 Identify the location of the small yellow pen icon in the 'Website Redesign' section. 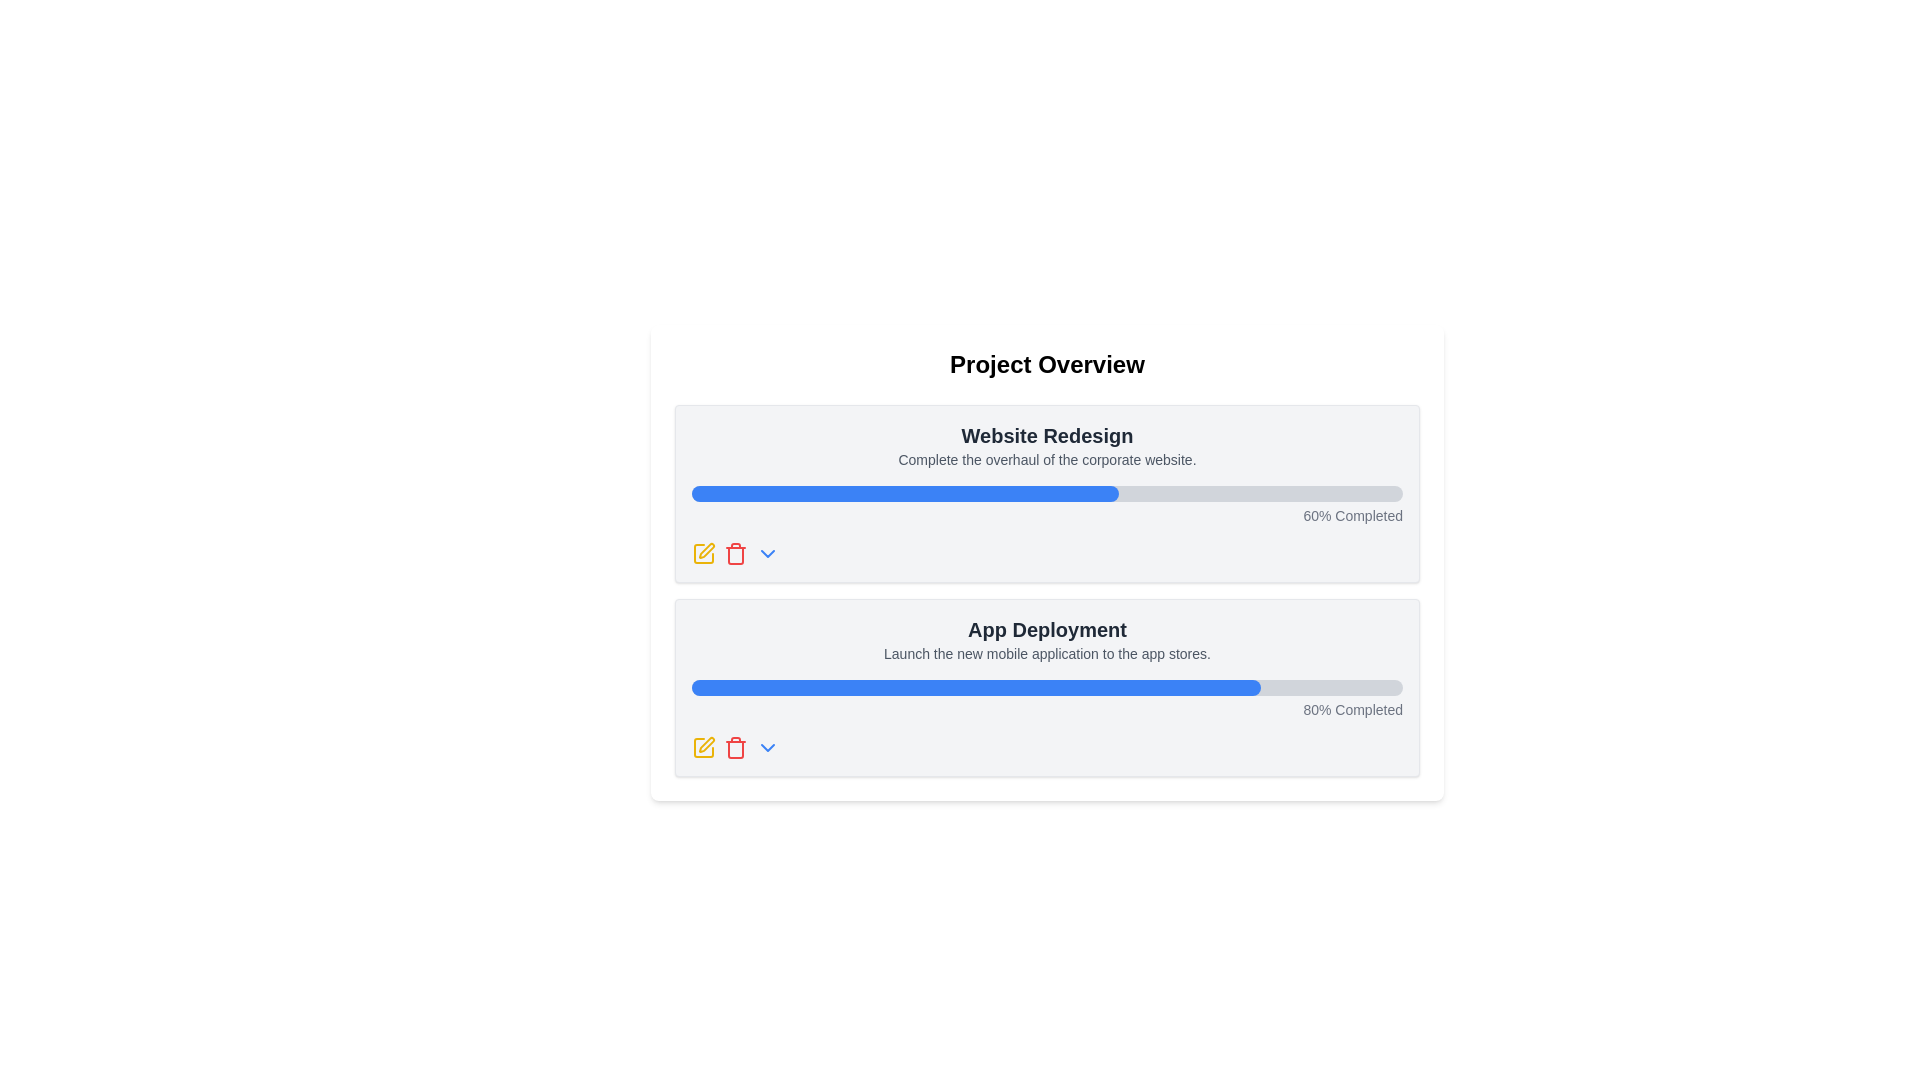
(706, 551).